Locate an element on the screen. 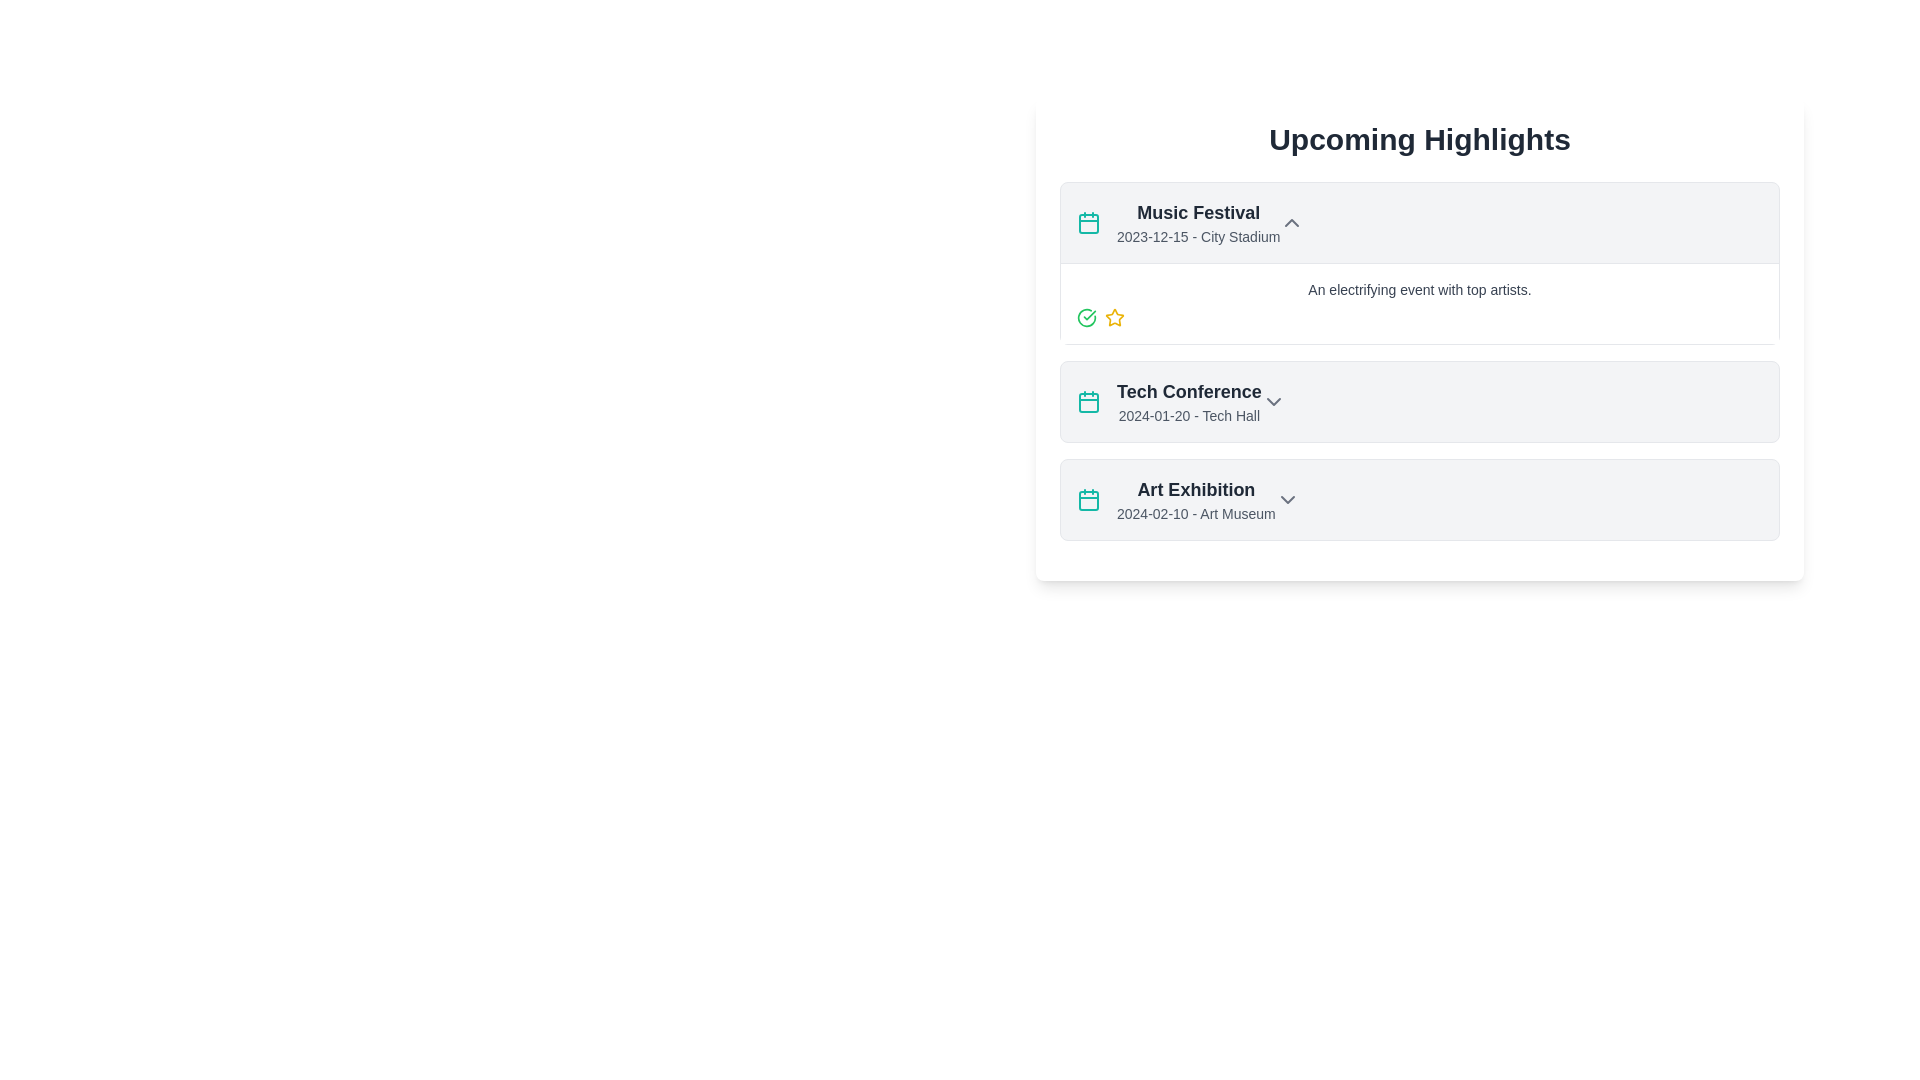  the text within the 'Art Exhibition' text block, which is positioned in the third item of a vertically stacked list of event summaries is located at coordinates (1196, 499).